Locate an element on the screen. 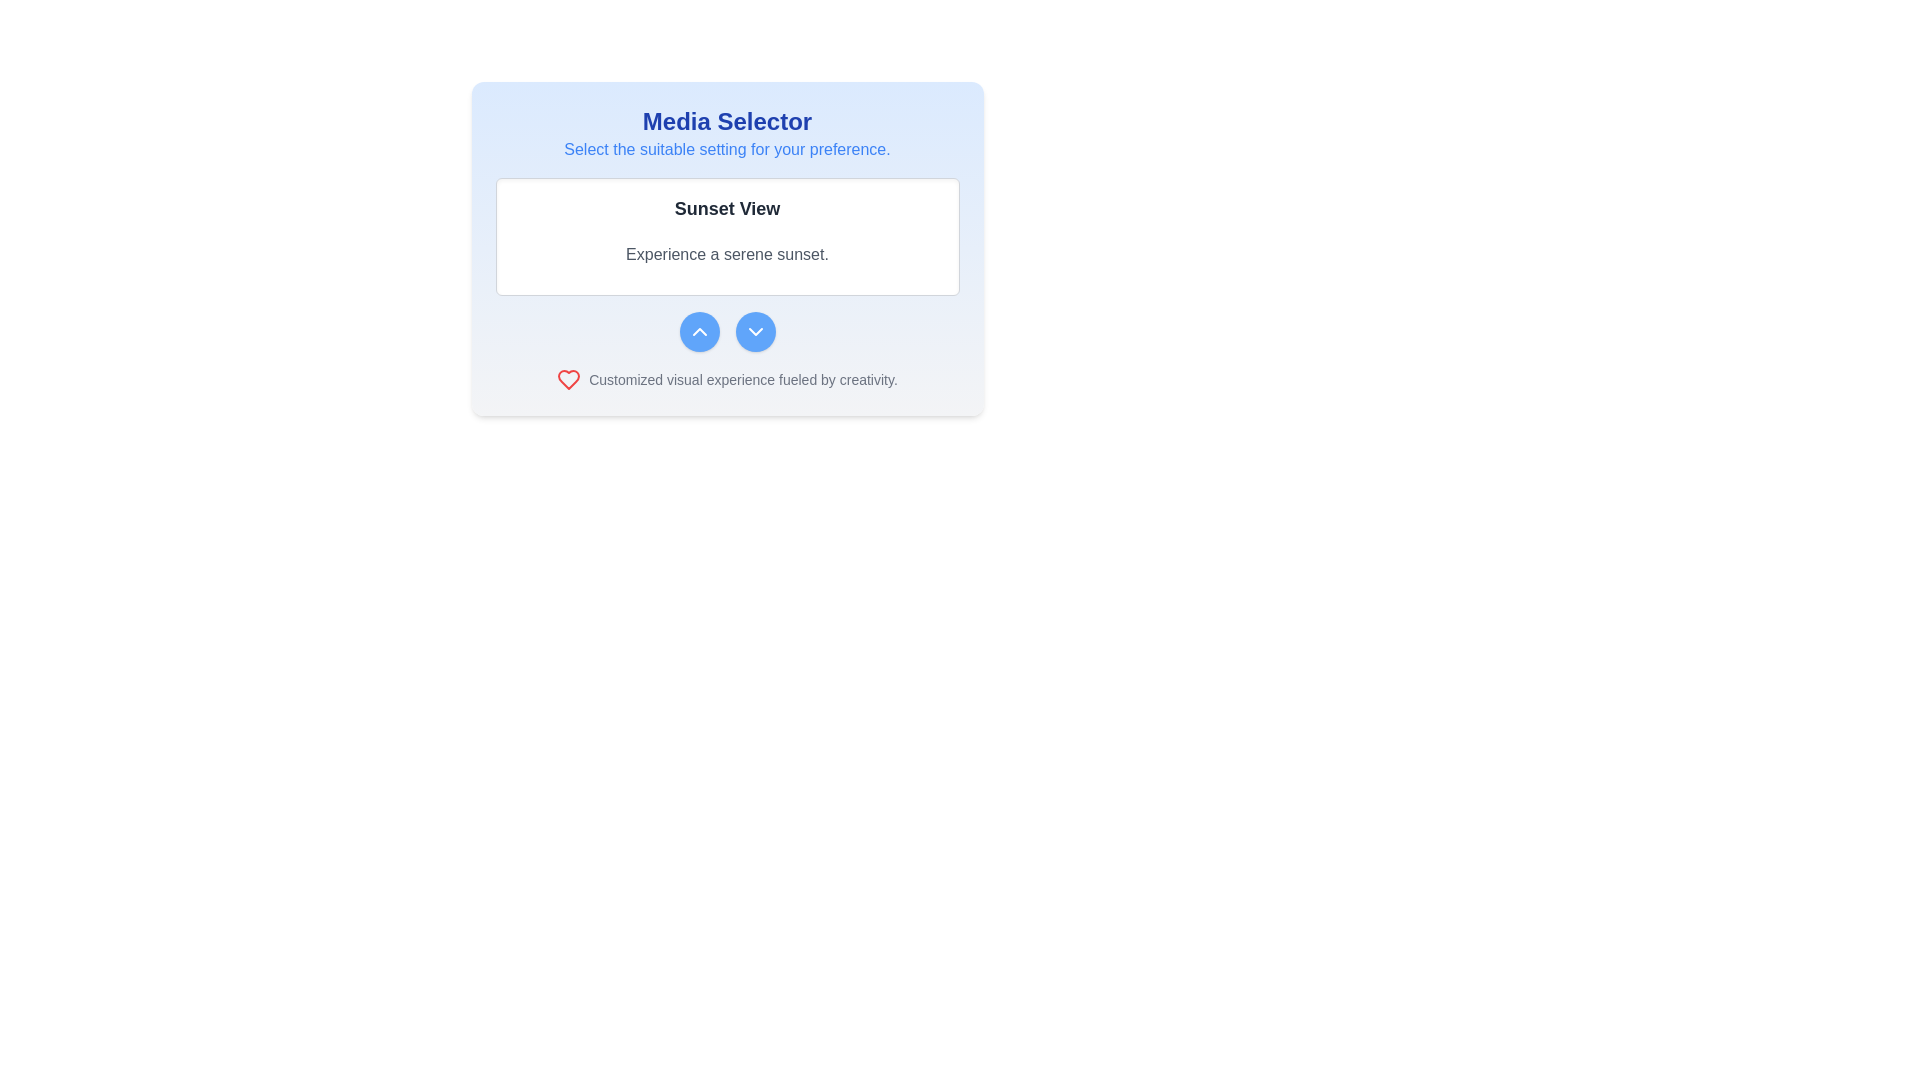 The width and height of the screenshot is (1920, 1080). the text label displaying 'Select the suitable setting for your preference.' which is styled in blue font and located just under the 'Media Selector' header is located at coordinates (726, 149).